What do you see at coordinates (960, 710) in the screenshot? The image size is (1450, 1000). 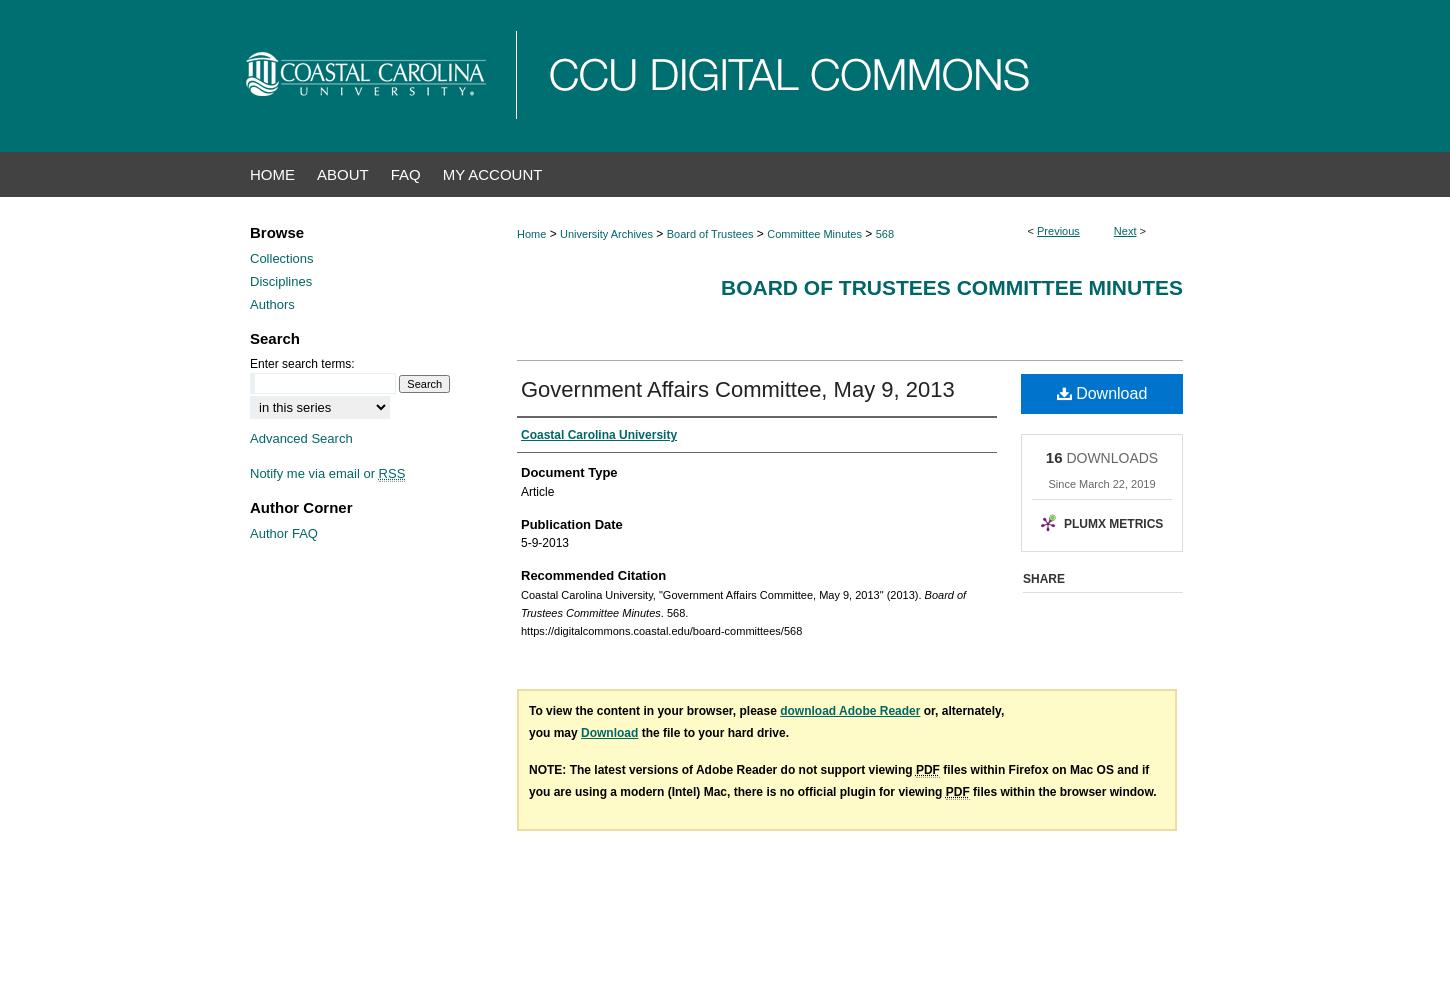 I see `'or, alternately,'` at bounding box center [960, 710].